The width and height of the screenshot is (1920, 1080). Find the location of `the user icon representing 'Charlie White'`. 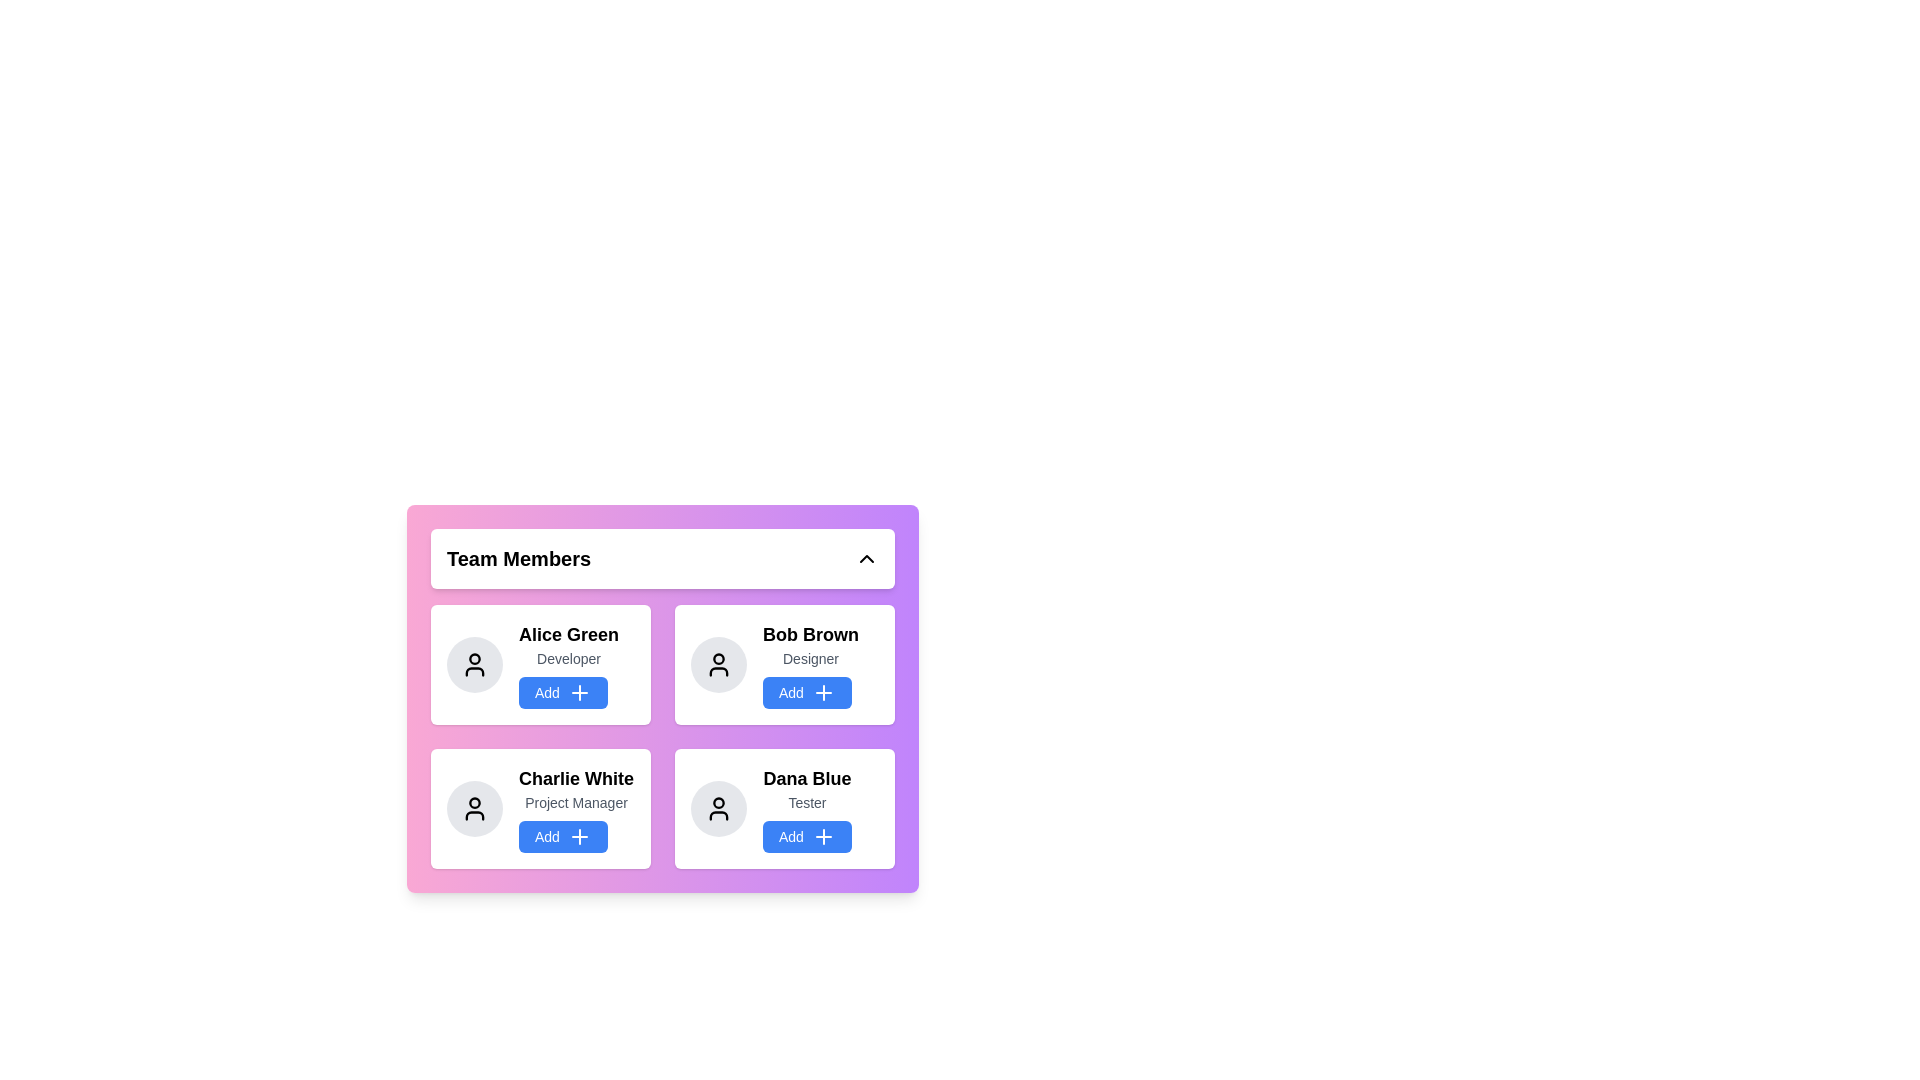

the user icon representing 'Charlie White' is located at coordinates (474, 808).